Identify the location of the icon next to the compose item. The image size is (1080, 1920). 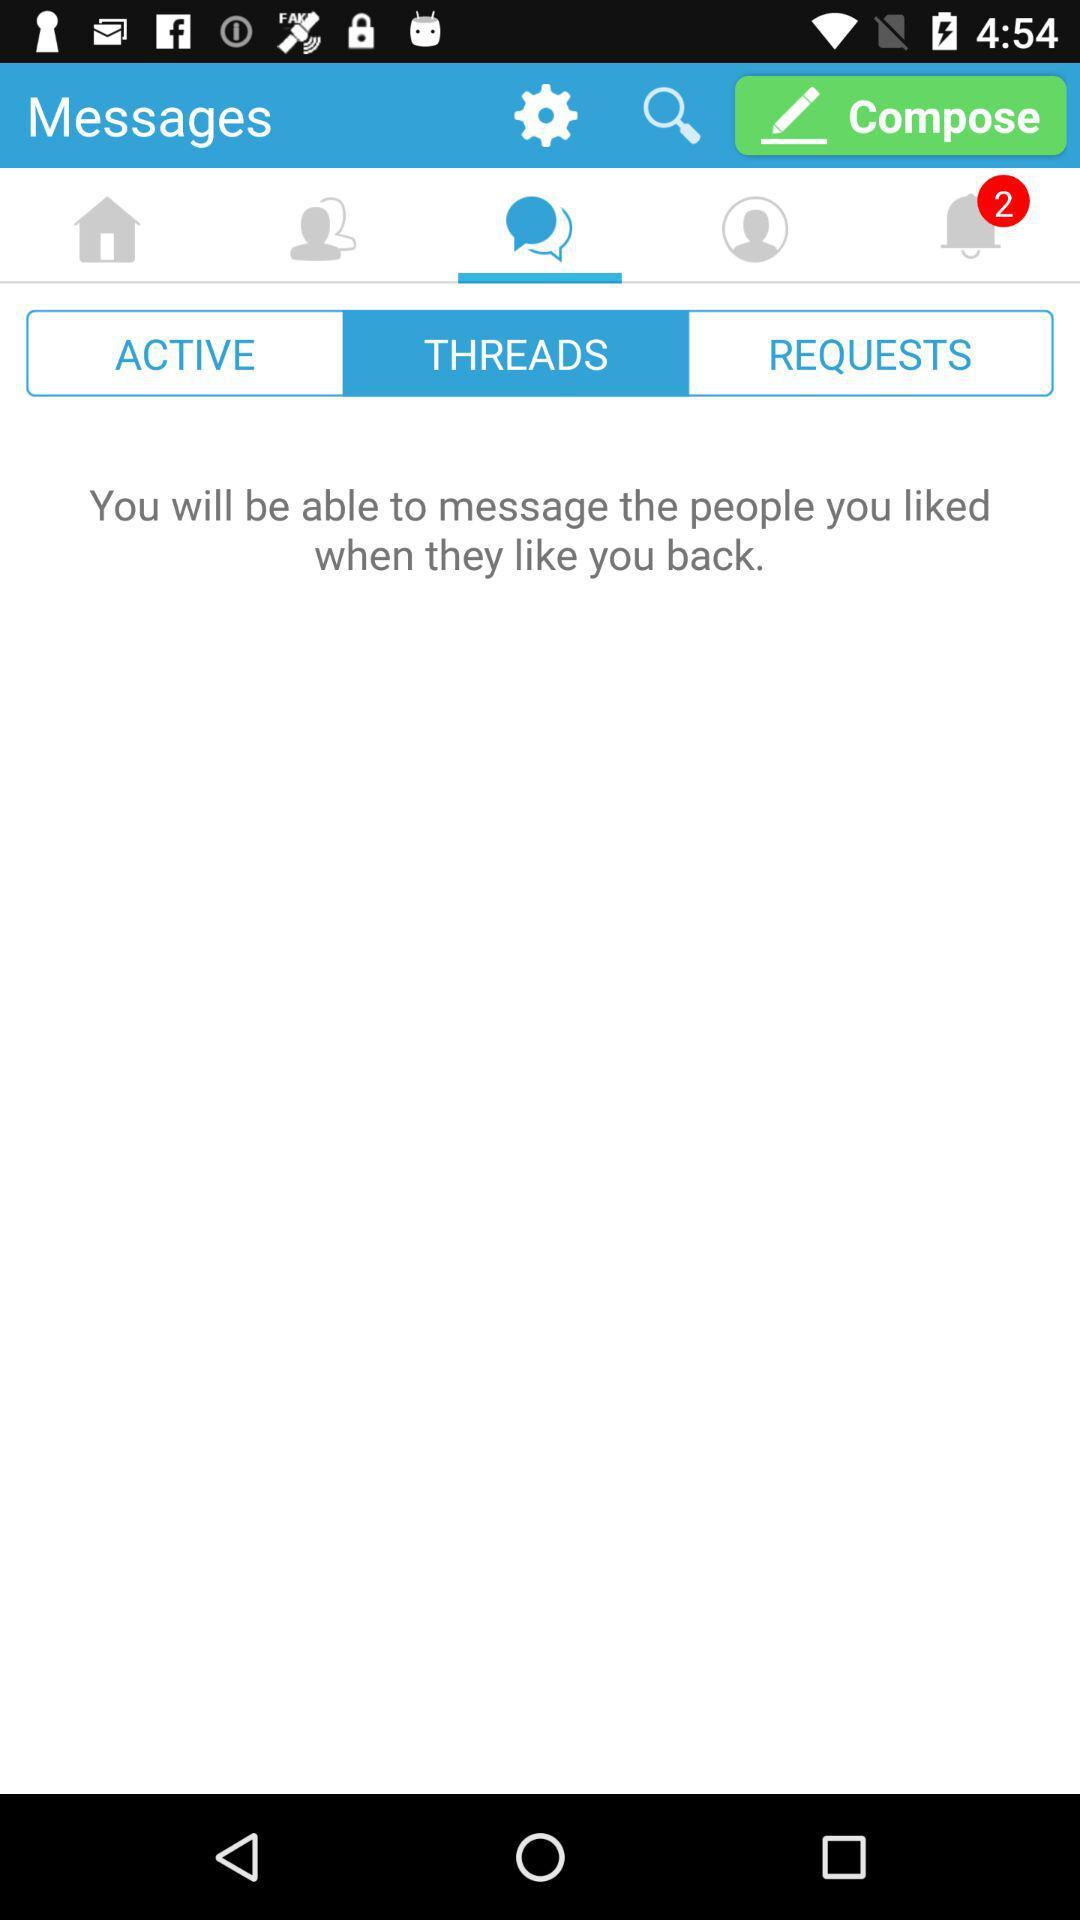
(671, 114).